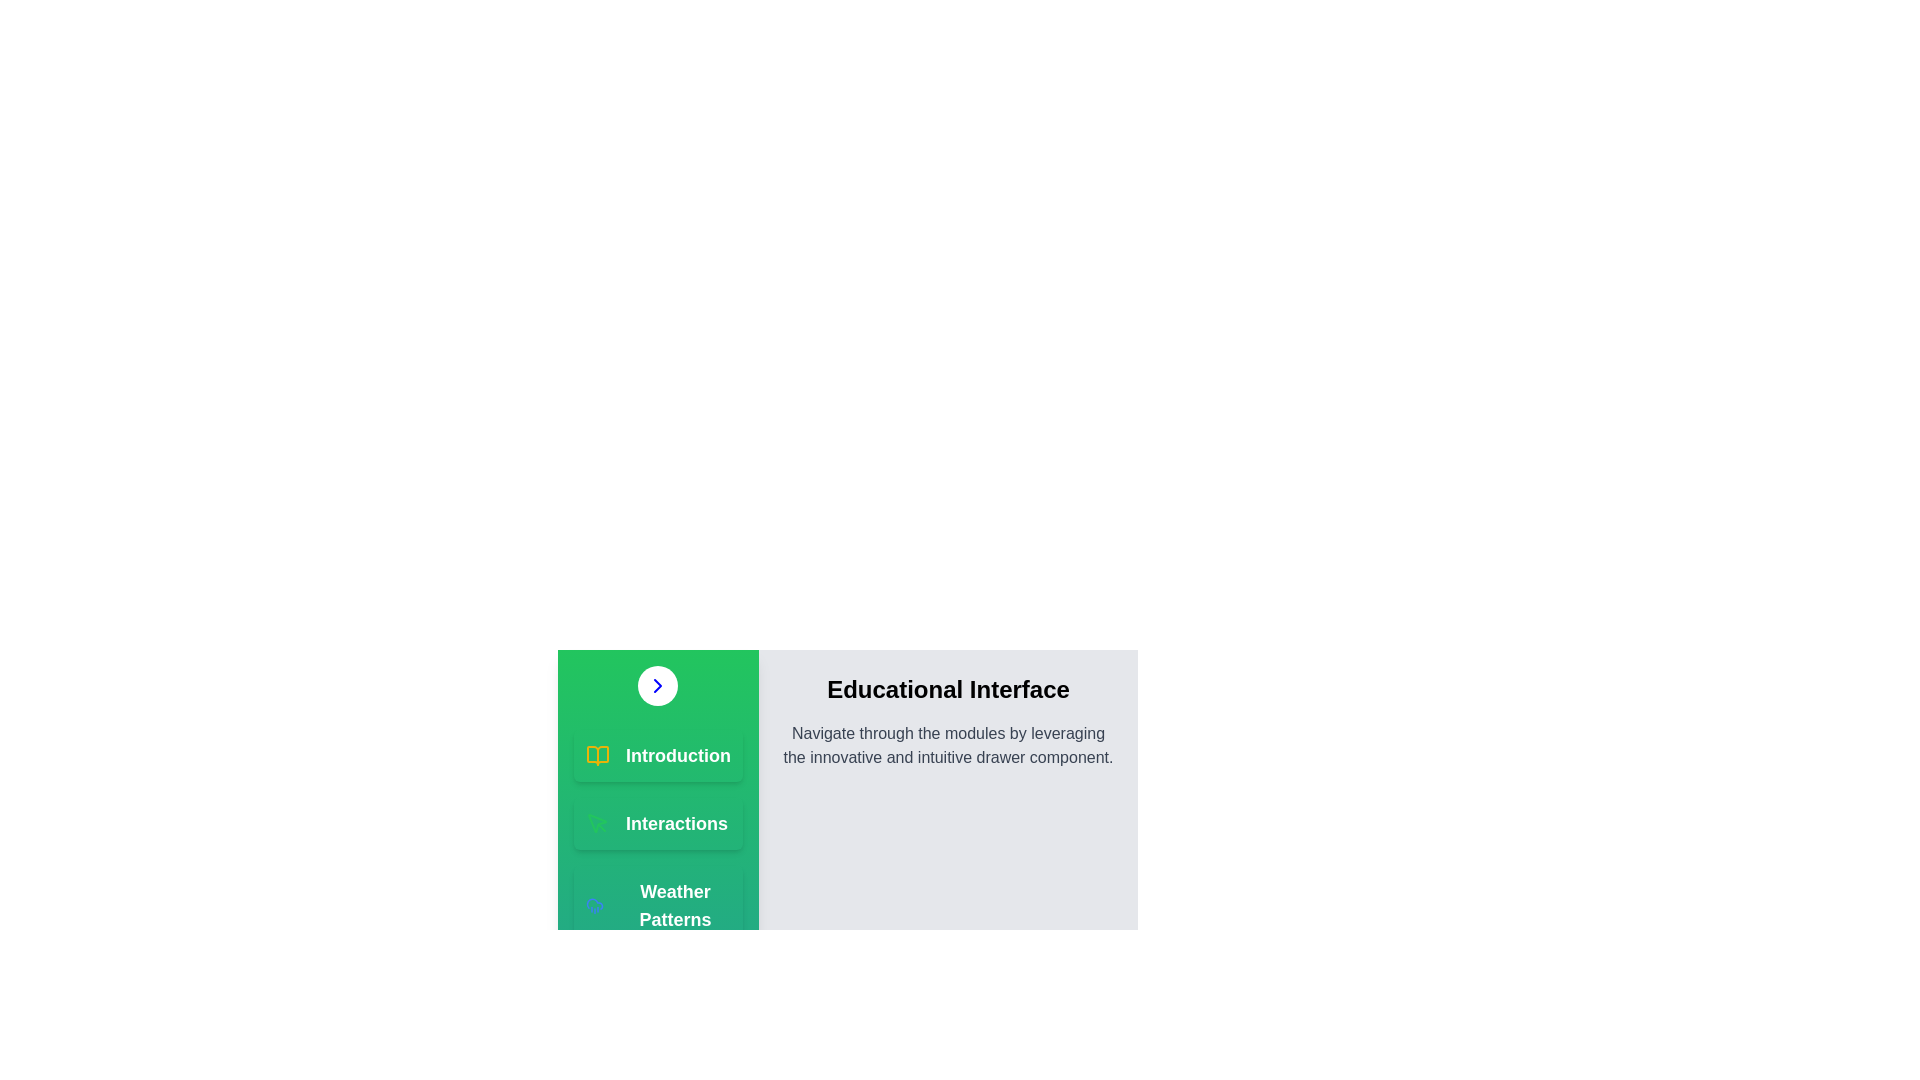  I want to click on button with the chevron icon to toggle the drawer's open/close state, so click(657, 685).